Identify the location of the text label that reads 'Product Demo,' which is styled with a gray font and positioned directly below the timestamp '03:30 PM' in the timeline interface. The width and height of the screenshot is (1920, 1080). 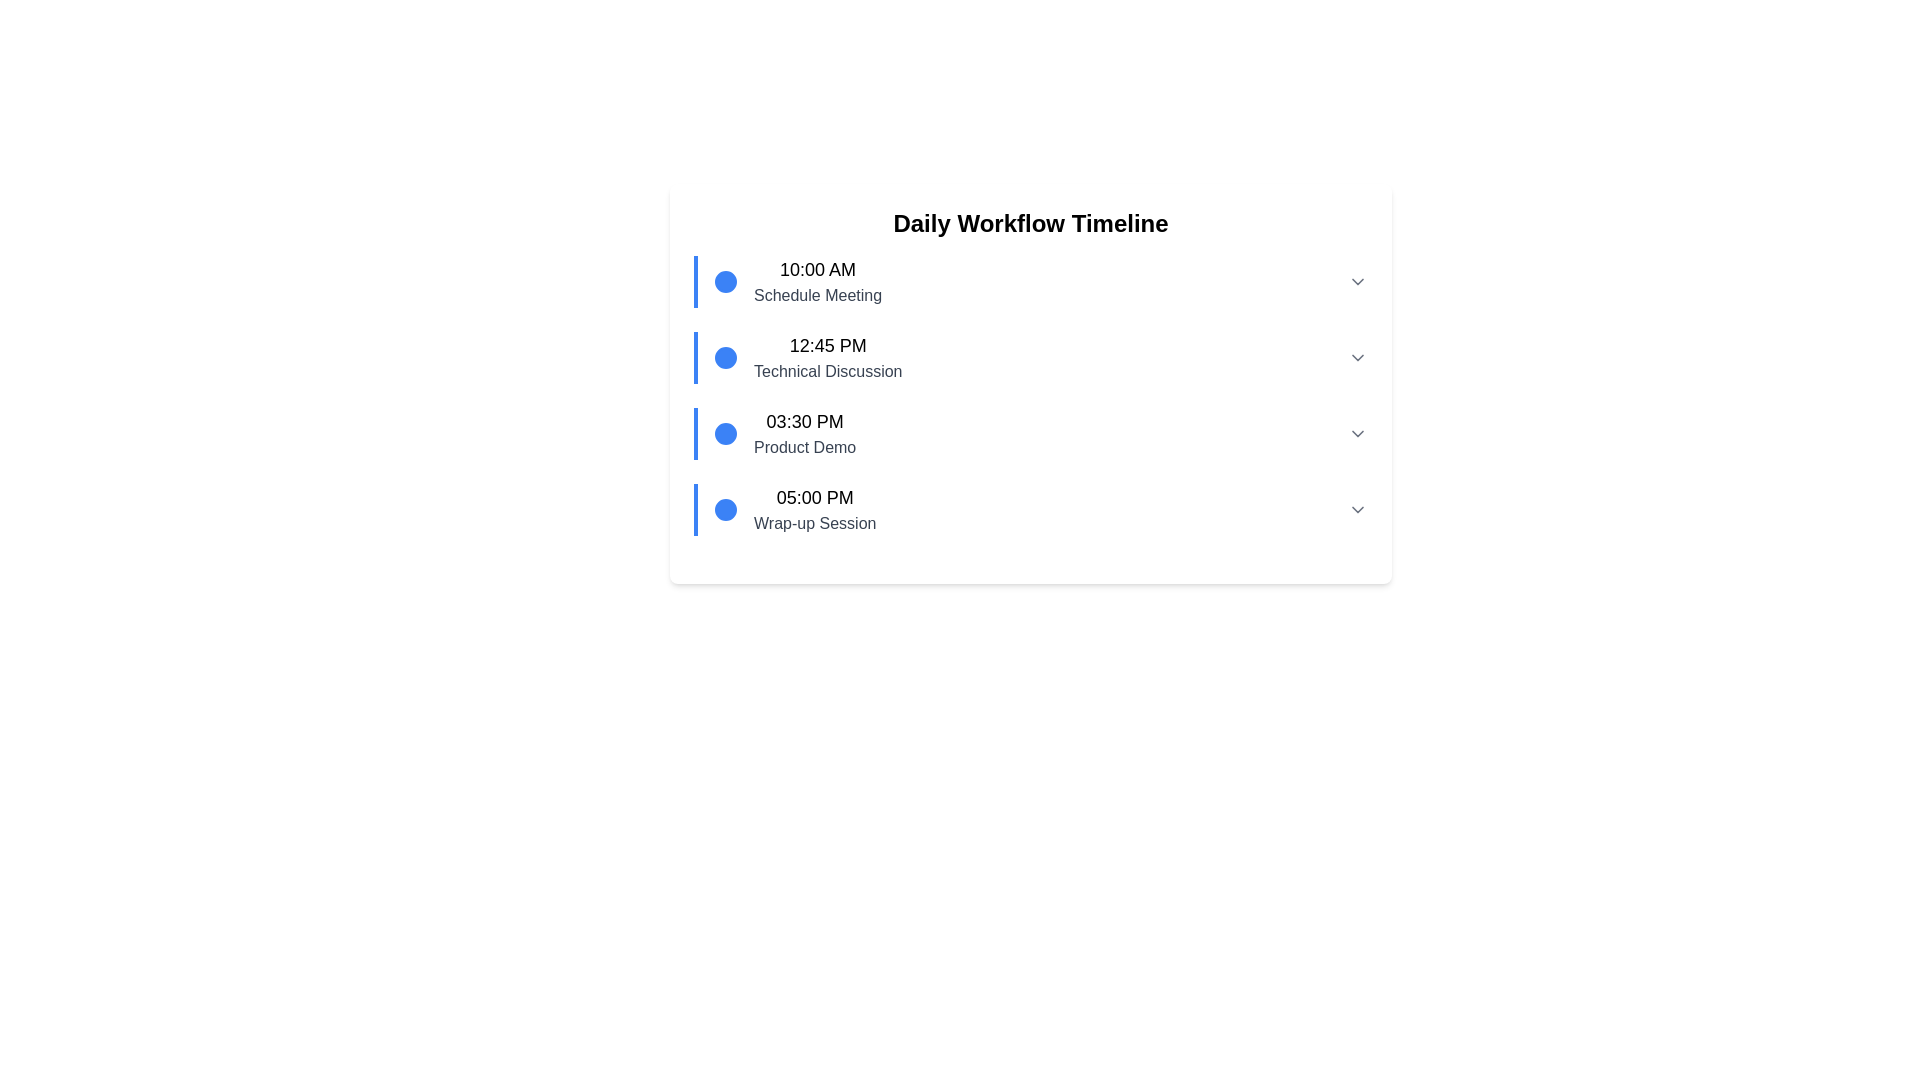
(805, 446).